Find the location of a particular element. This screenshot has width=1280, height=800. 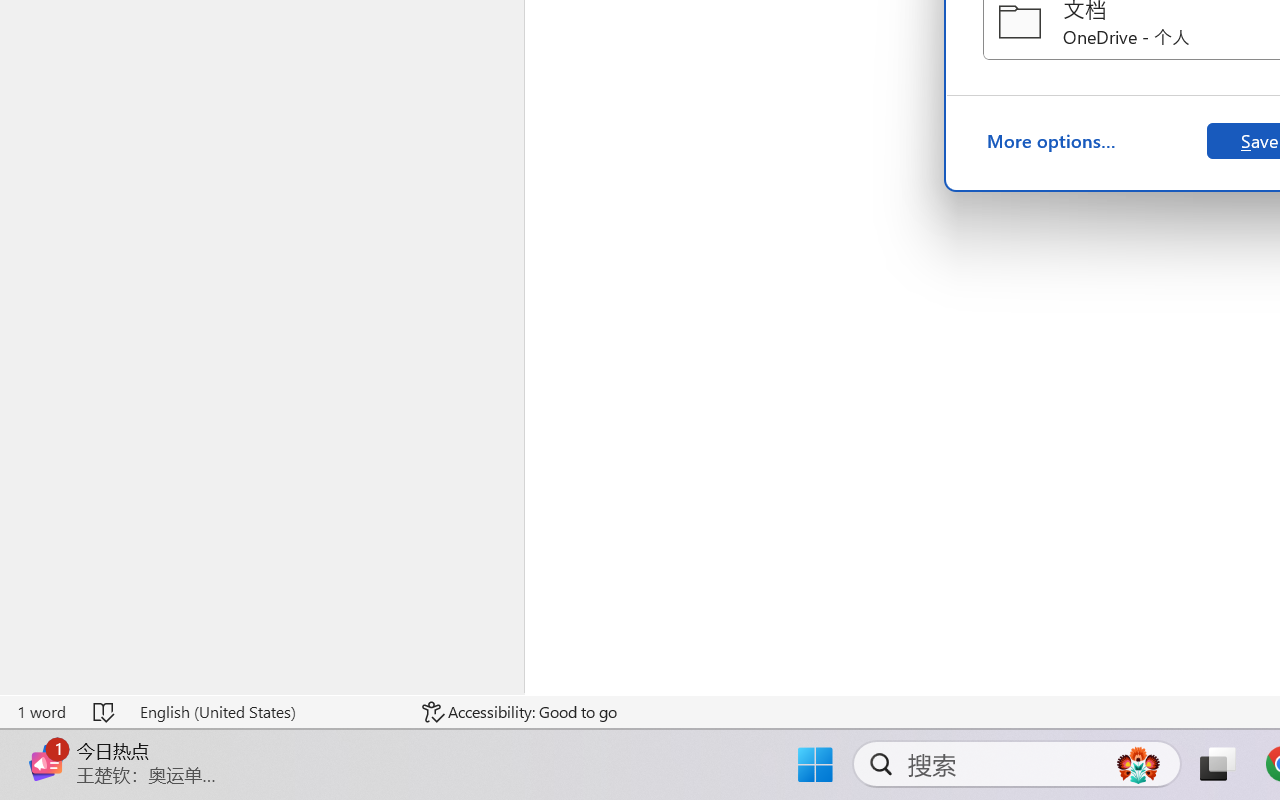

'Spelling and Grammar Check No Errors' is located at coordinates (104, 711).